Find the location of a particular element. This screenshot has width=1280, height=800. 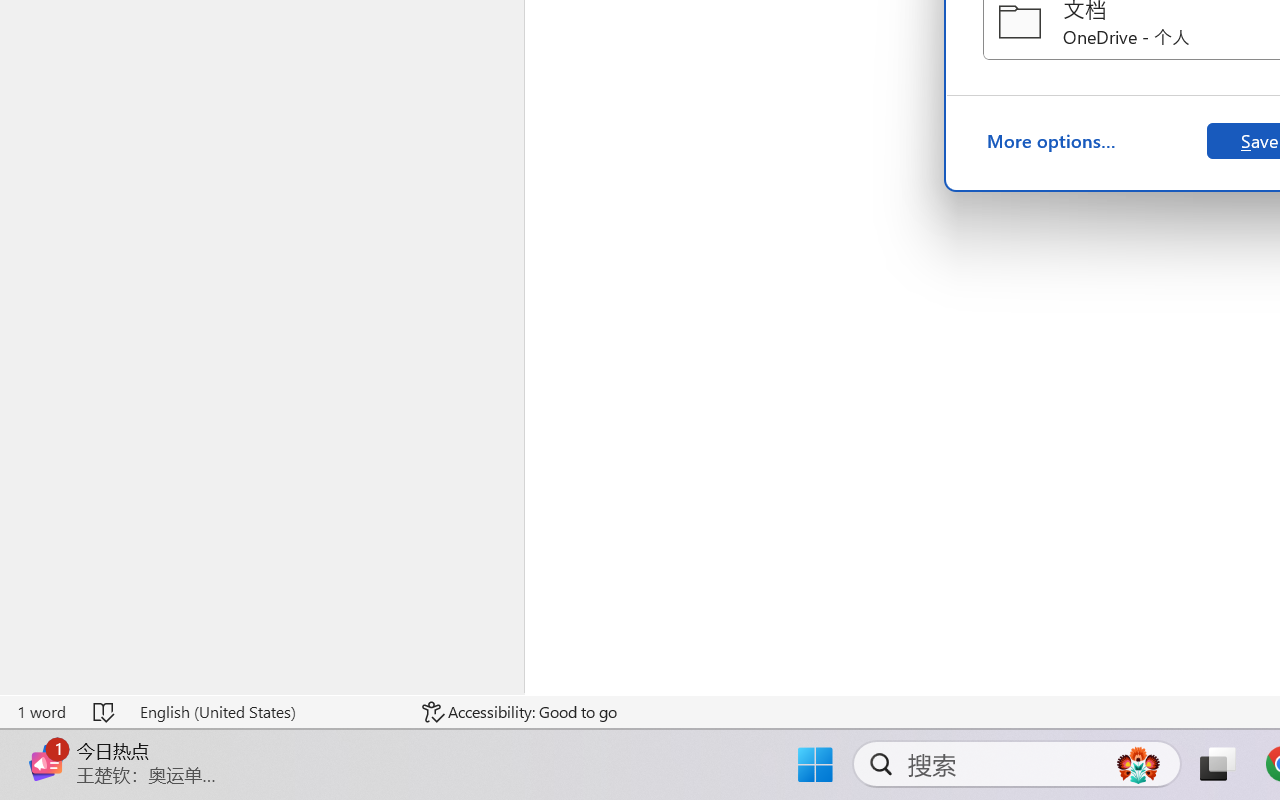

'Spelling and Grammar Check No Errors' is located at coordinates (104, 711).